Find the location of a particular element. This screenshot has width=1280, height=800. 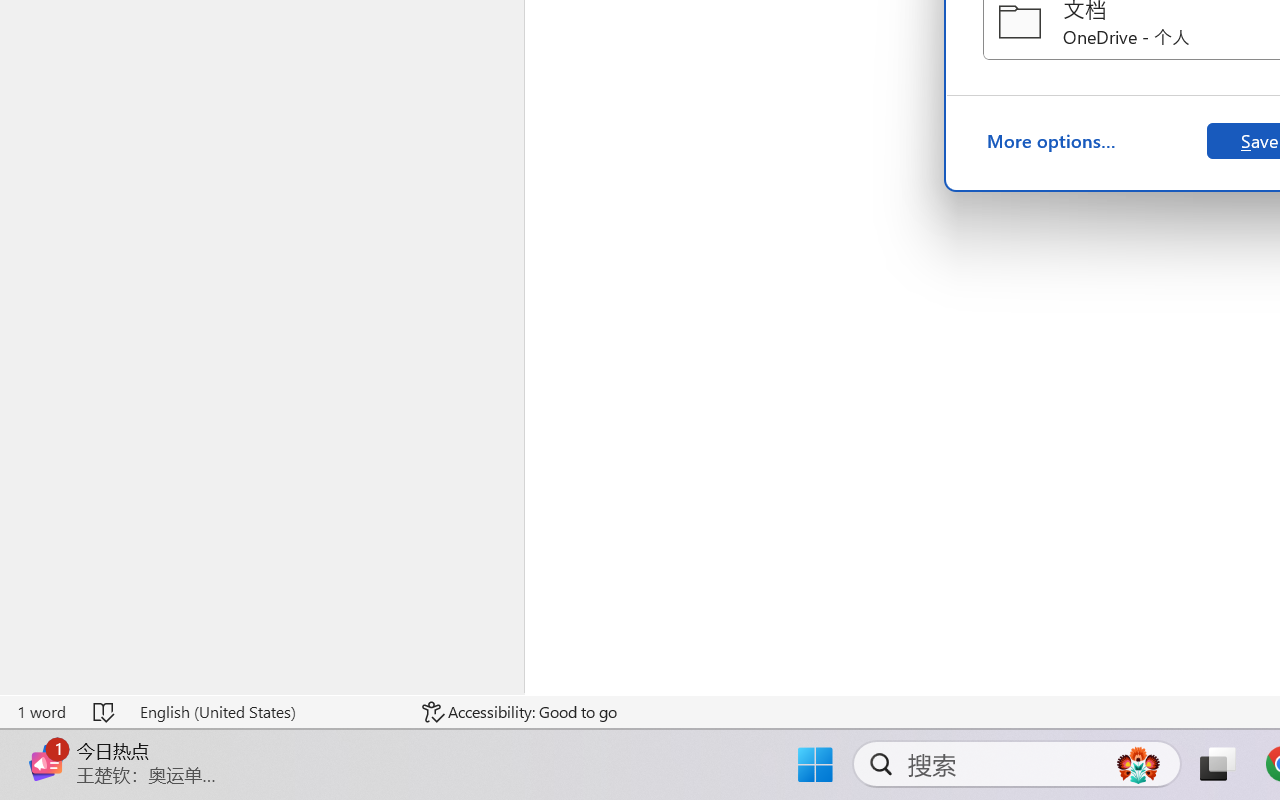

'Spelling and Grammar Check No Errors' is located at coordinates (104, 711).